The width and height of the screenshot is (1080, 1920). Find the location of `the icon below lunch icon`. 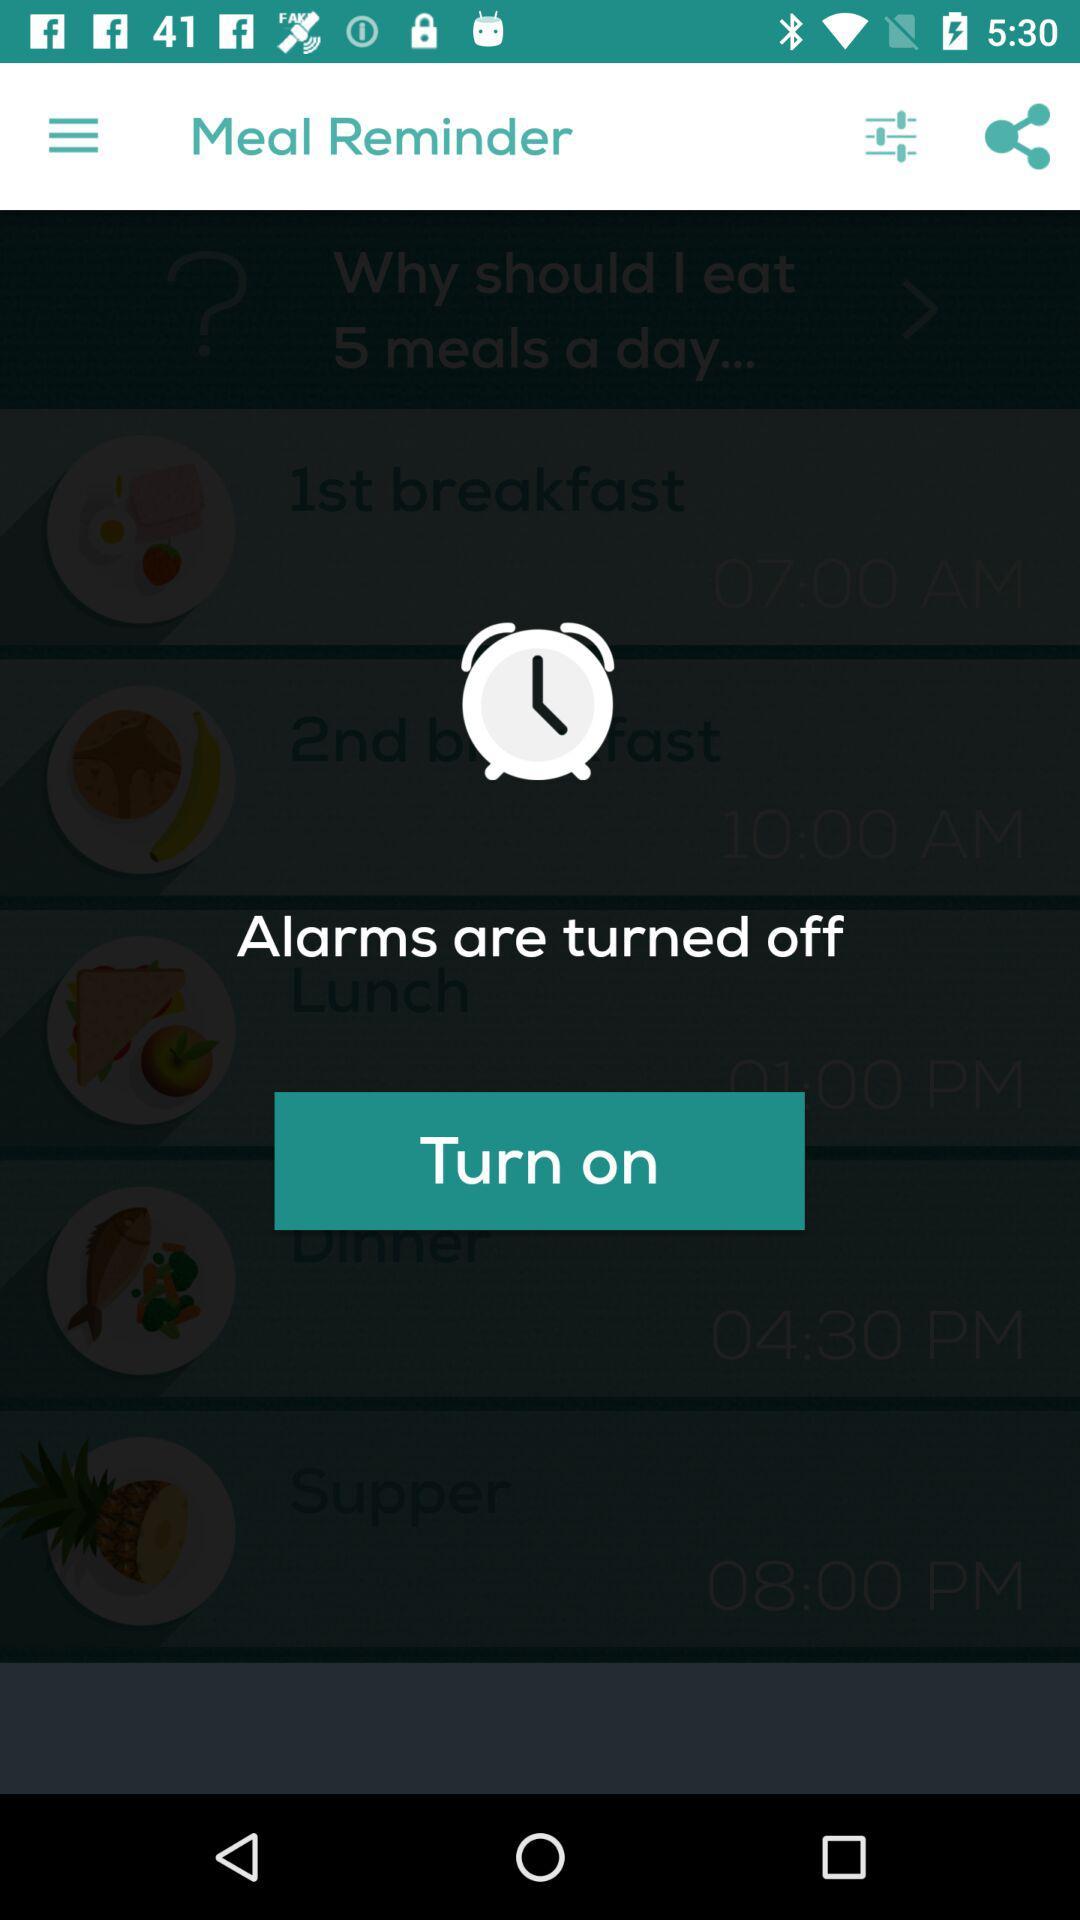

the icon below lunch icon is located at coordinates (538, 1161).